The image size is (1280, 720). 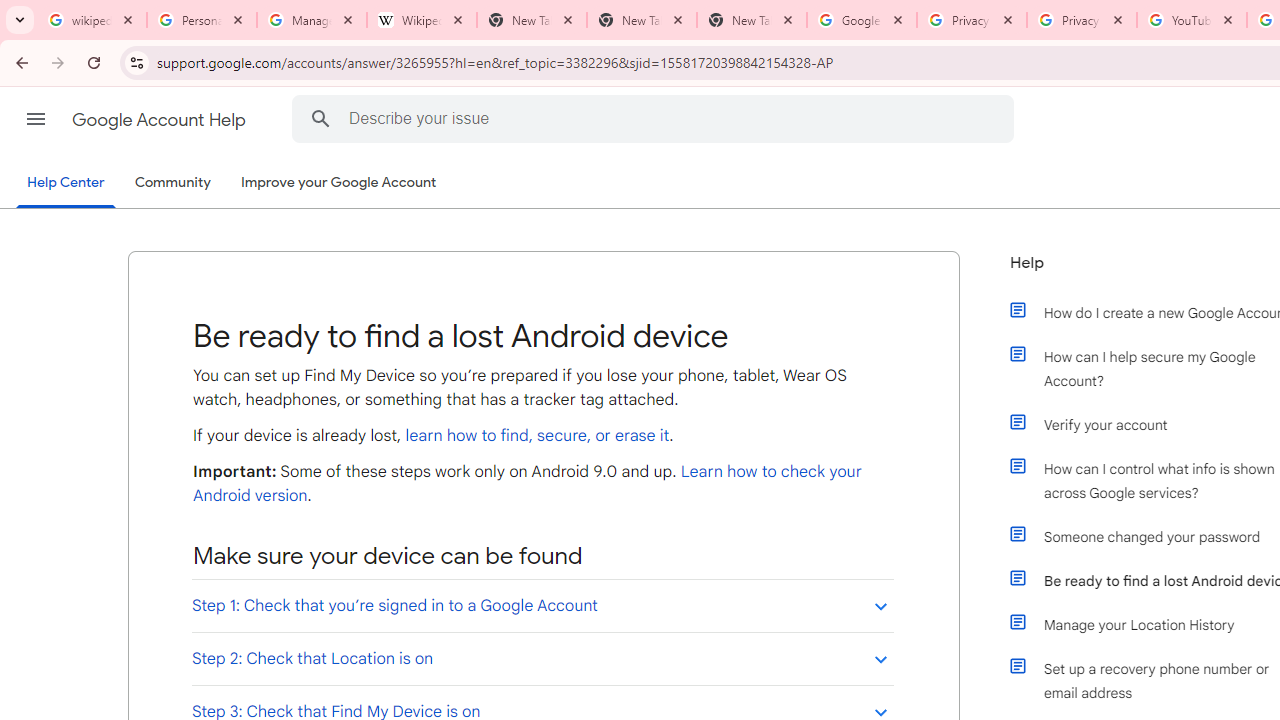 I want to click on 'Wikipedia:Edit requests - Wikipedia', so click(x=421, y=20).